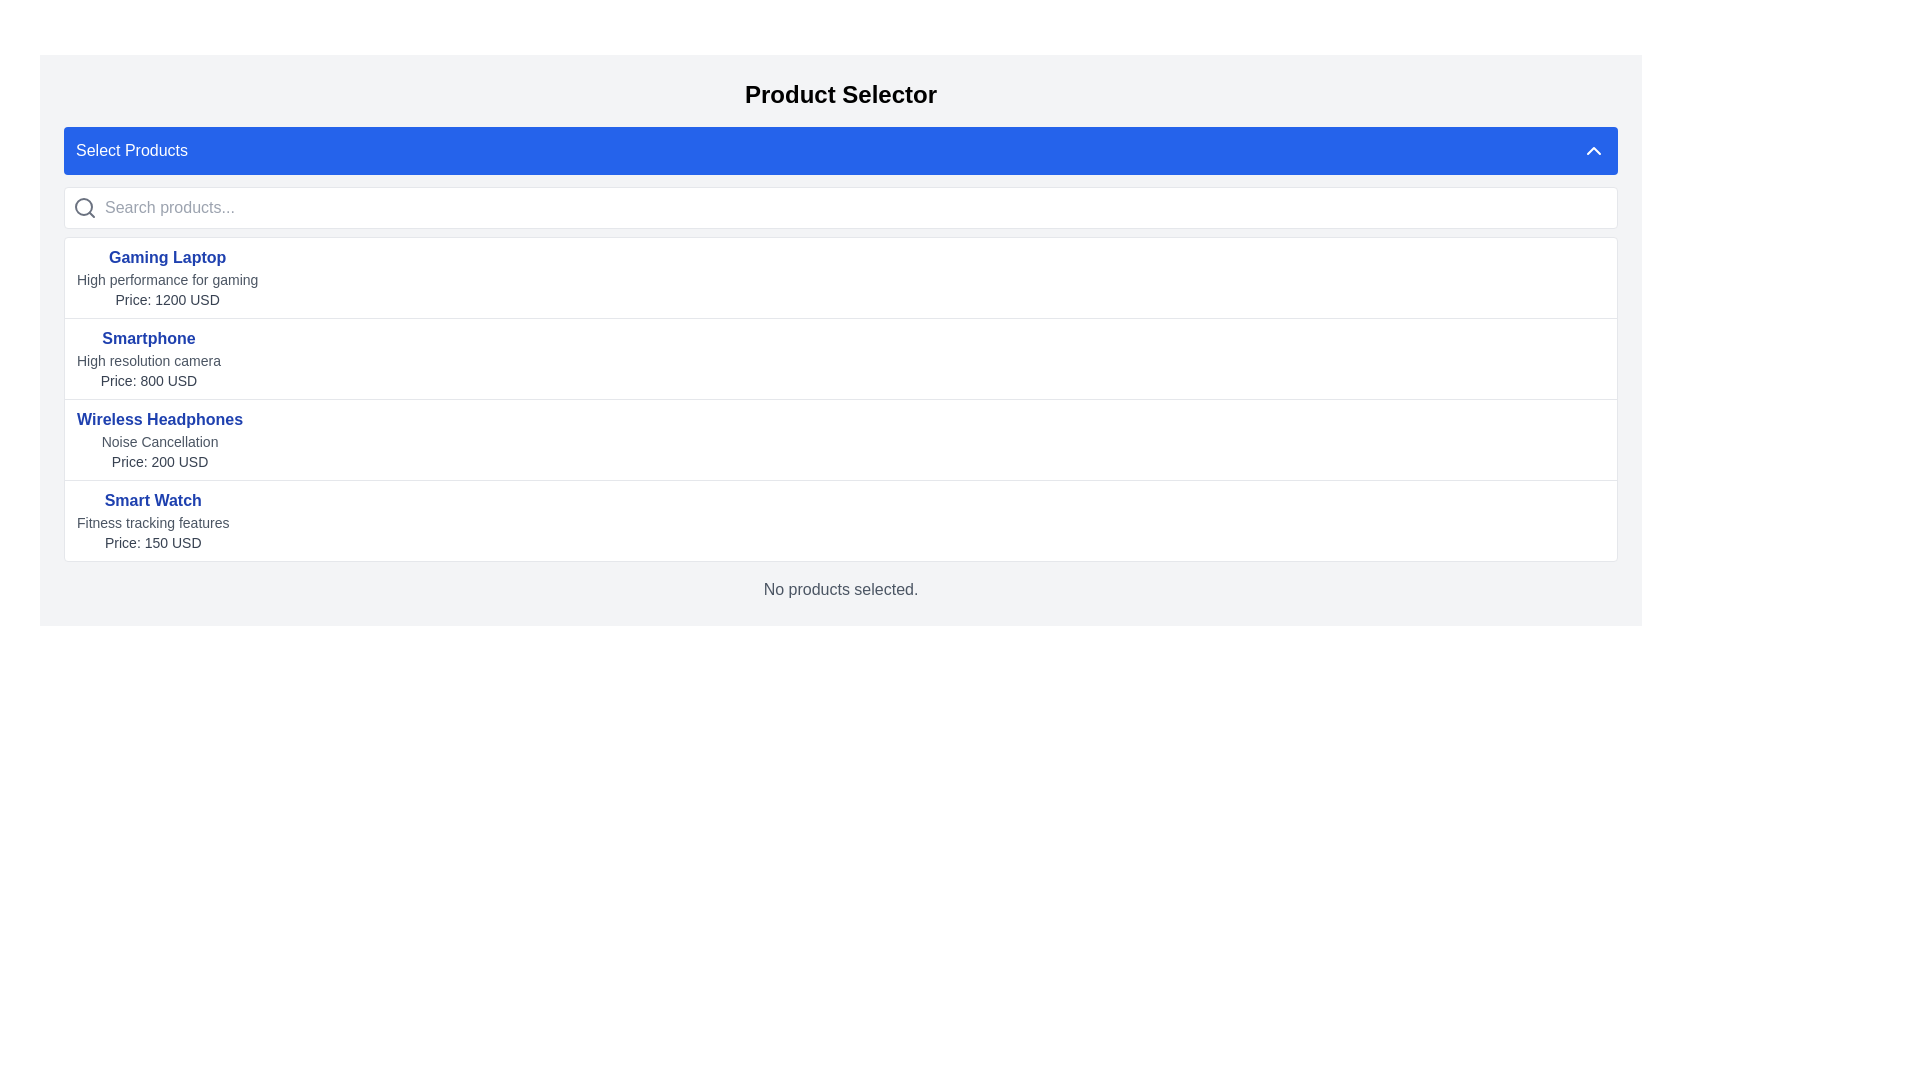  Describe the element at coordinates (147, 361) in the screenshot. I see `the static text that provides additional descriptive information about the 'Smartphone' product, specifically indicating the feature 'High resolution camera.'` at that location.